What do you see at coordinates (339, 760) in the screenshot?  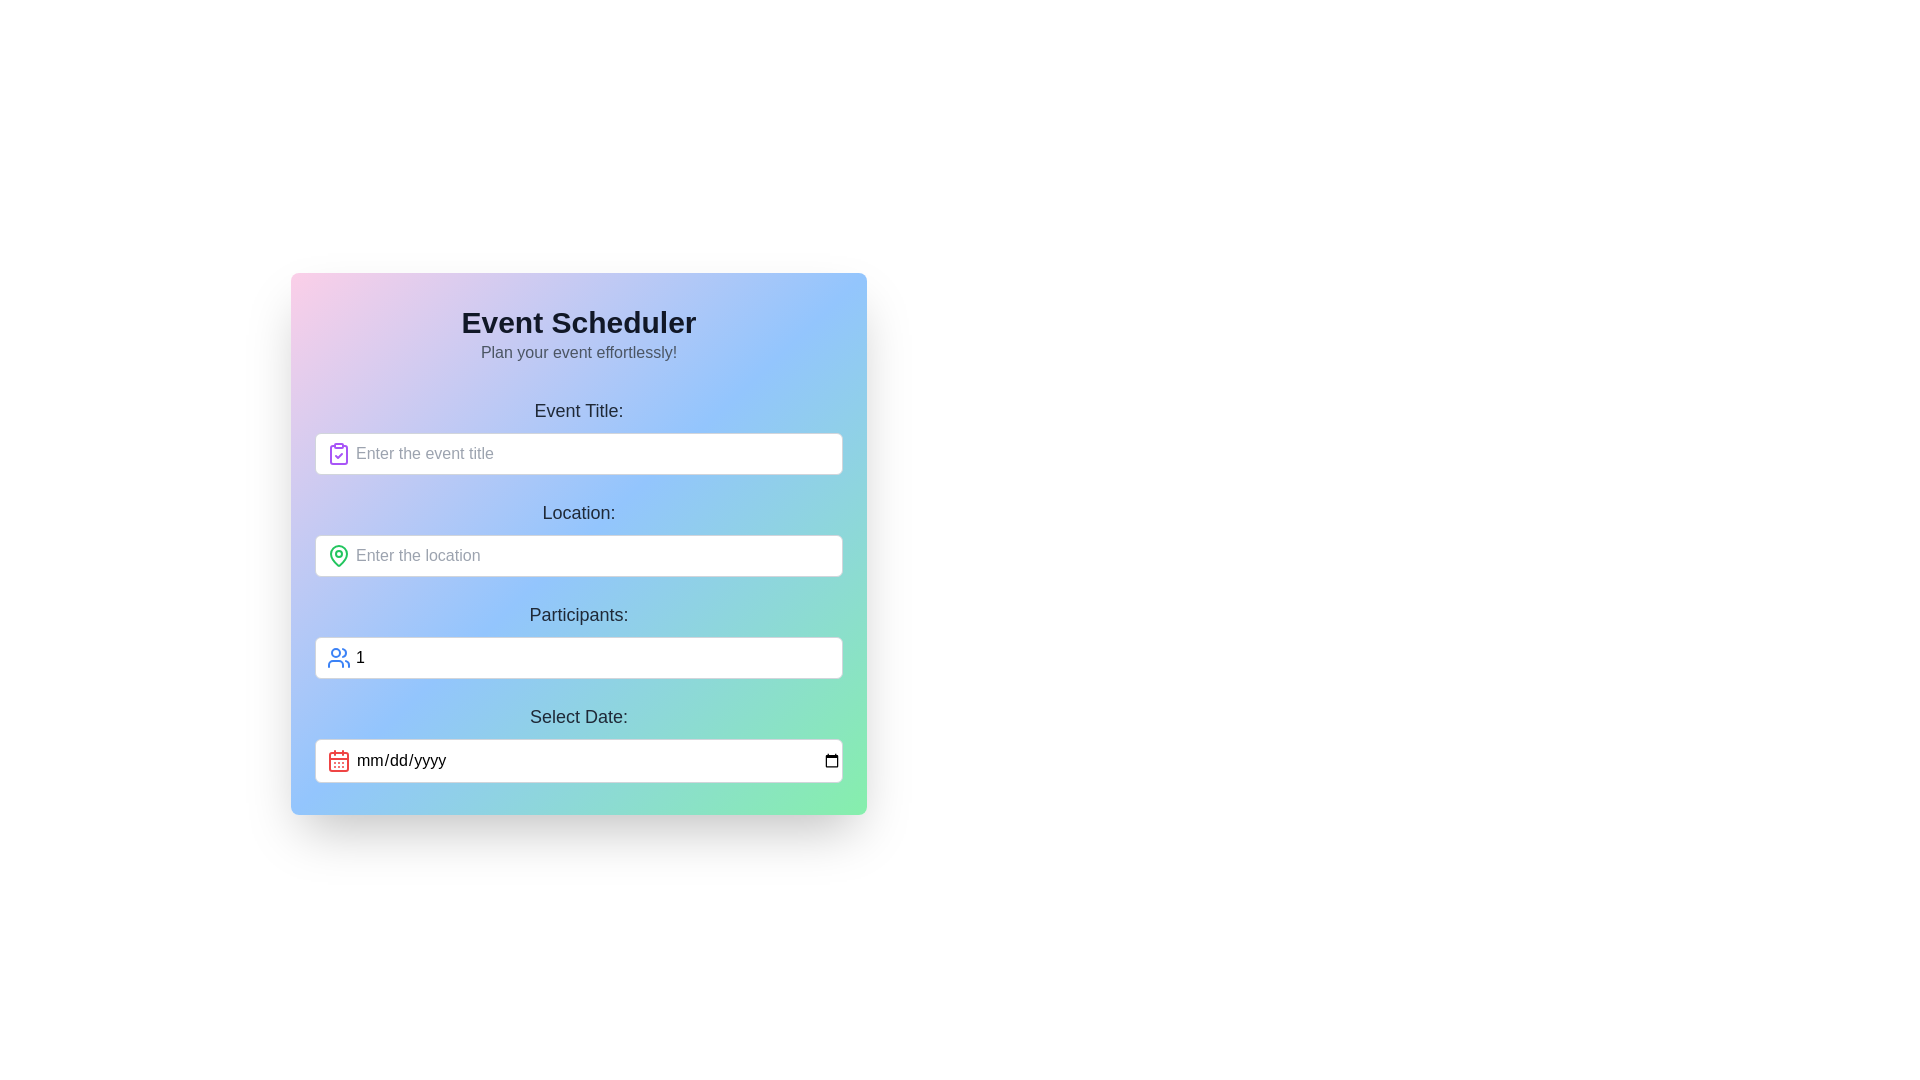 I see `the icon located to the left inside the date input field, below the 'Participants' field` at bounding box center [339, 760].